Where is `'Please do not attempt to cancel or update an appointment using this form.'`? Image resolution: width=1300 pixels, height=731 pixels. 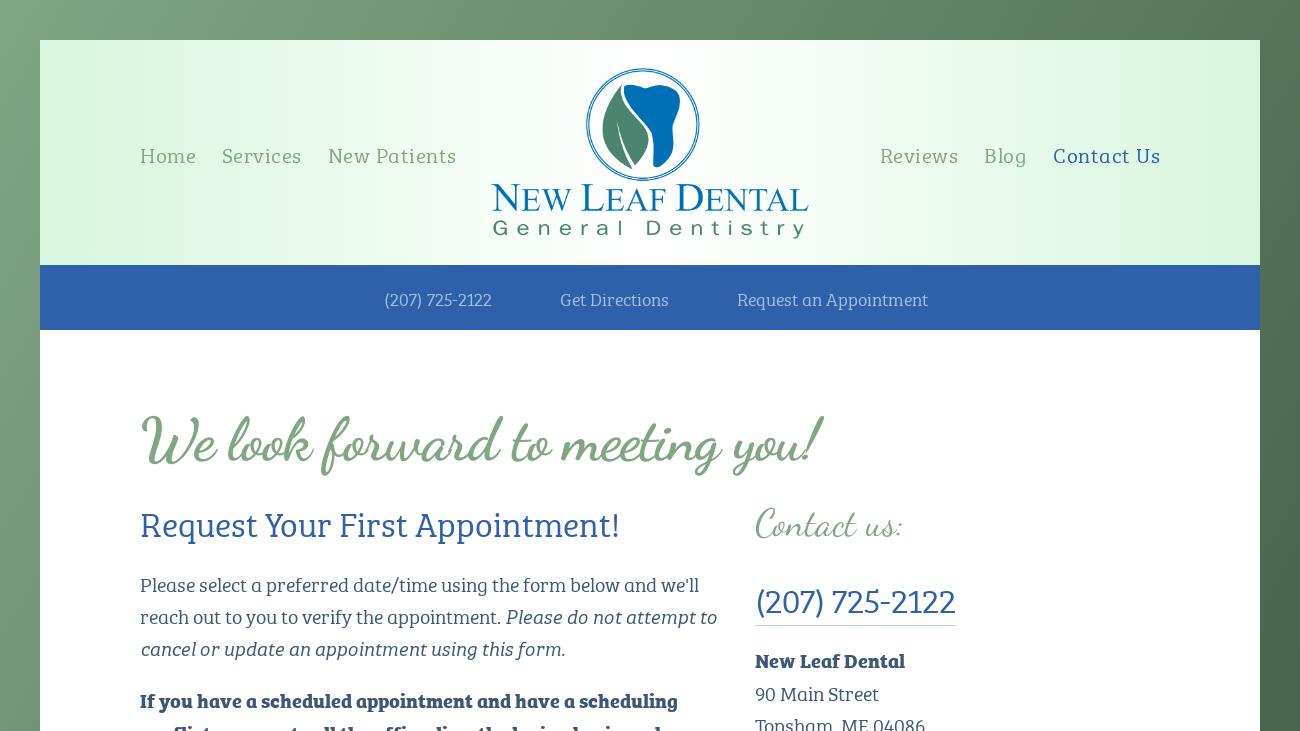 'Please do not attempt to cancel or update an appointment using this form.' is located at coordinates (430, 629).